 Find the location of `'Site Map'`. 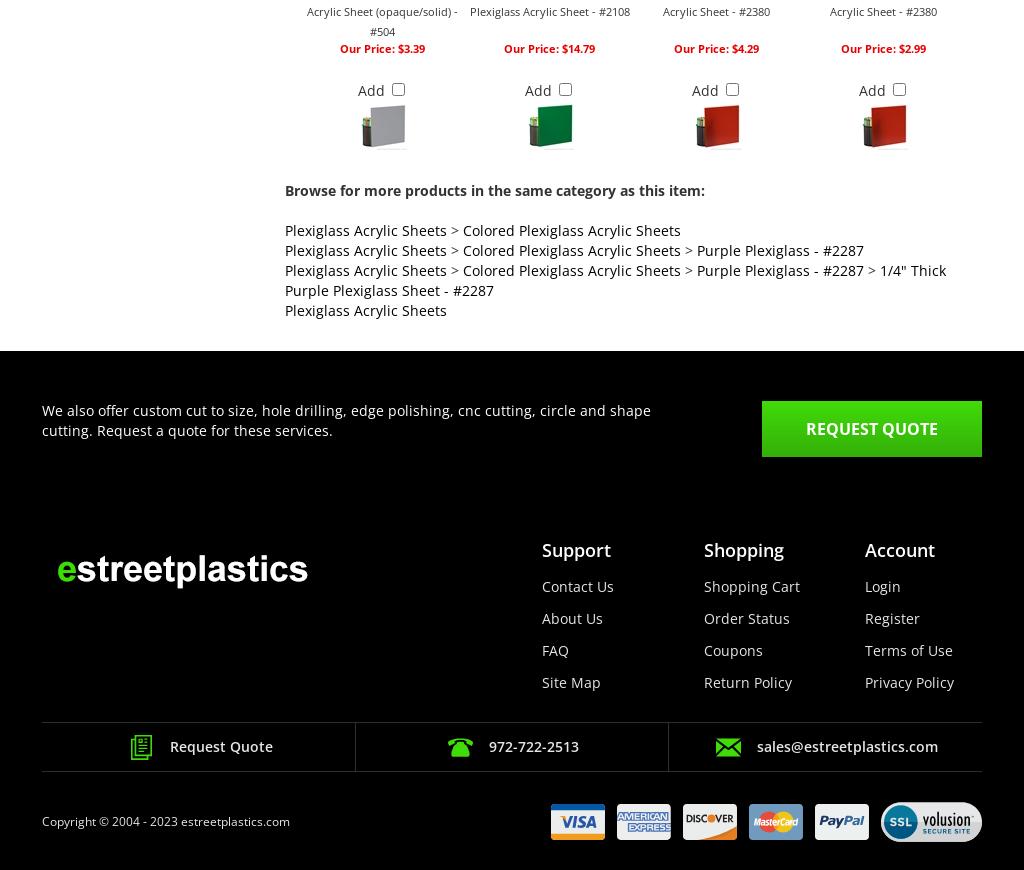

'Site Map' is located at coordinates (540, 682).